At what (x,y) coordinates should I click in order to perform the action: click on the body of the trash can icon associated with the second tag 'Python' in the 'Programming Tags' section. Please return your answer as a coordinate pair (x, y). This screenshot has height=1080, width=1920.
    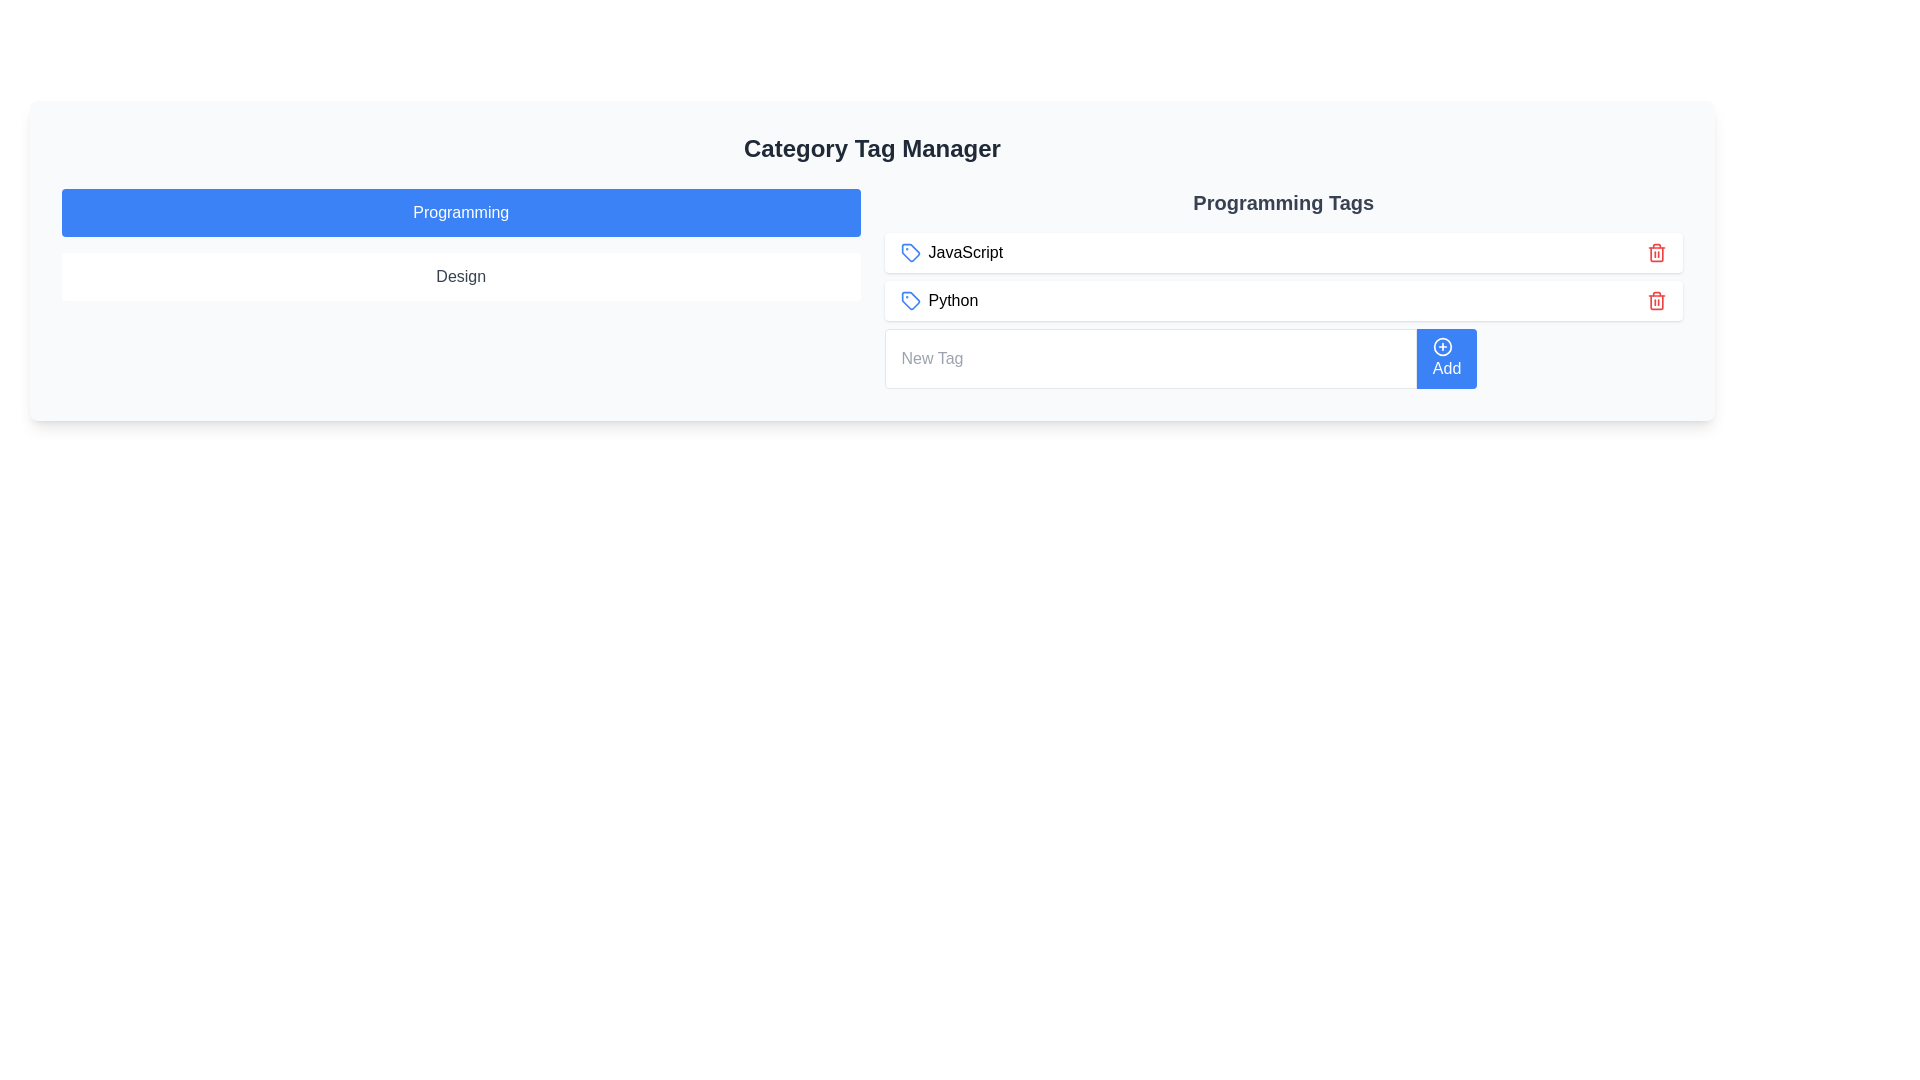
    Looking at the image, I should click on (1656, 253).